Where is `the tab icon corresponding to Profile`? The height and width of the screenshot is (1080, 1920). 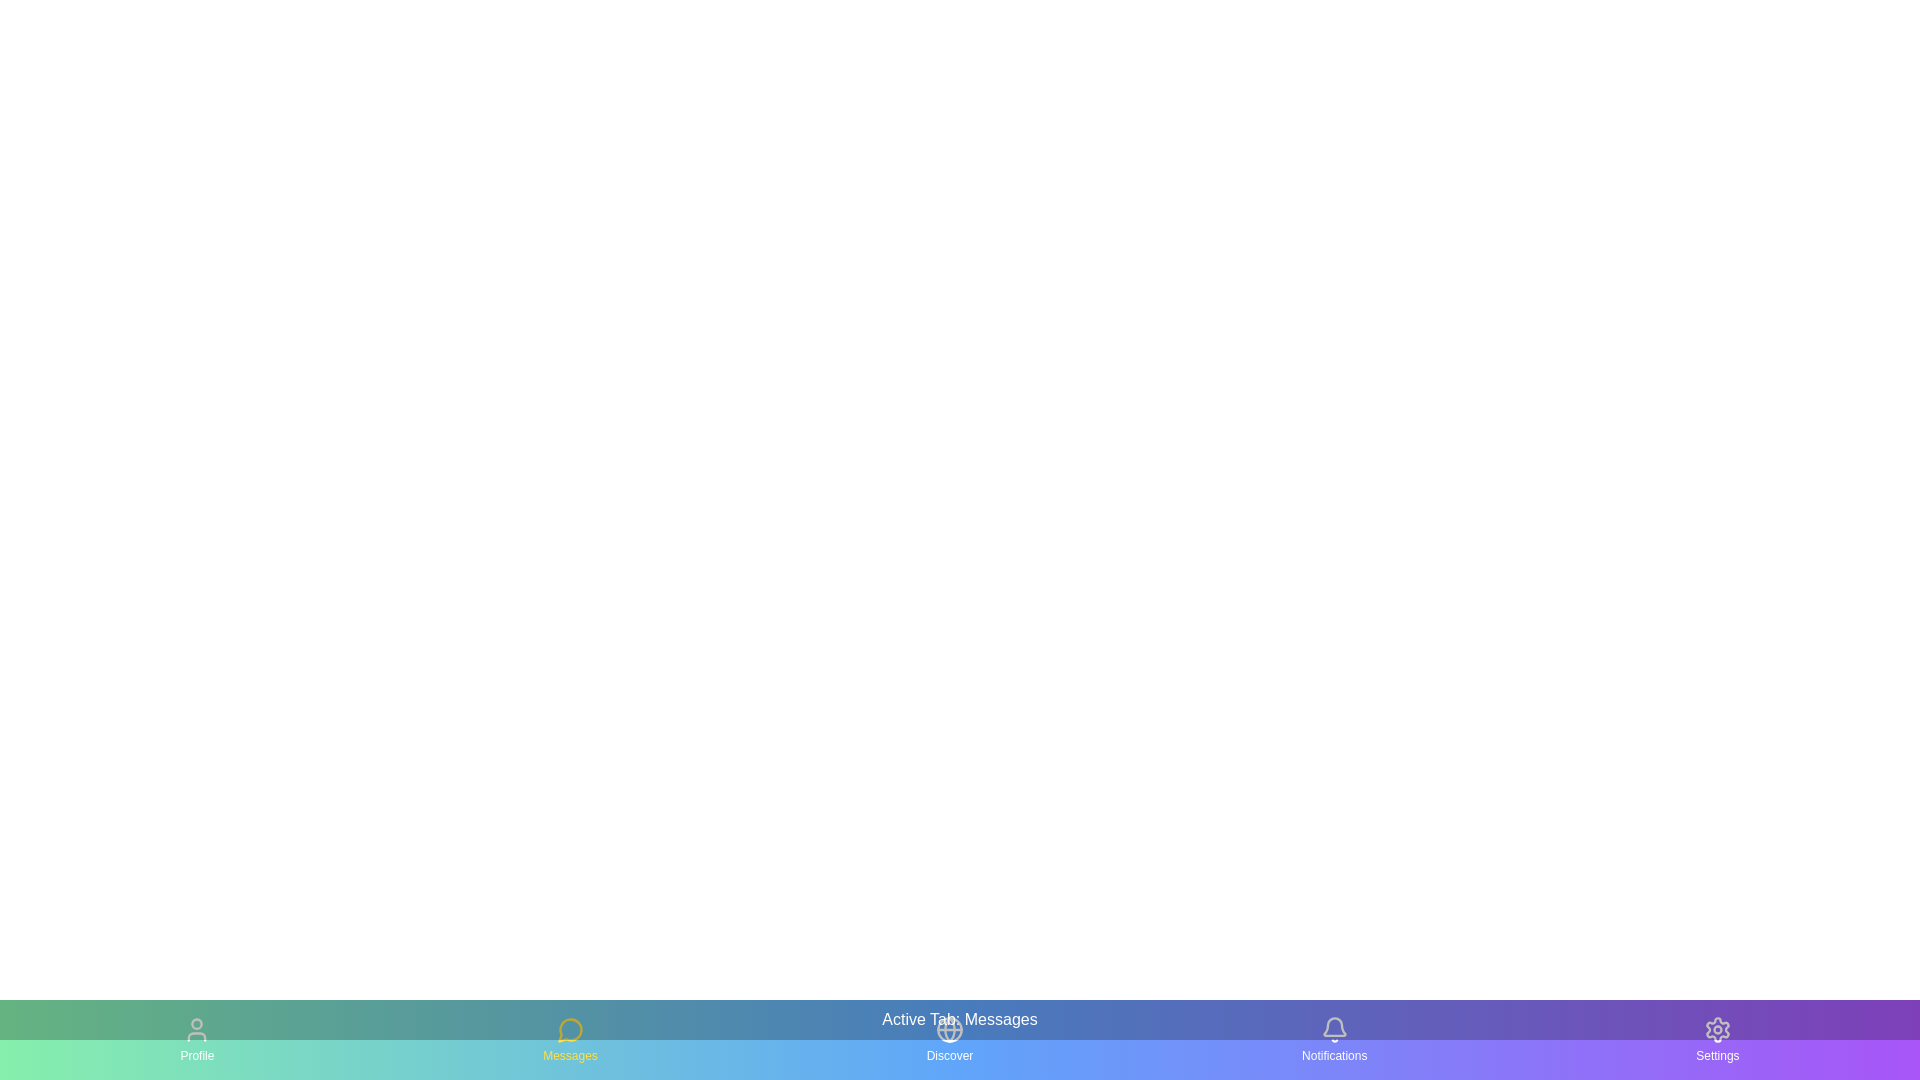
the tab icon corresponding to Profile is located at coordinates (197, 1039).